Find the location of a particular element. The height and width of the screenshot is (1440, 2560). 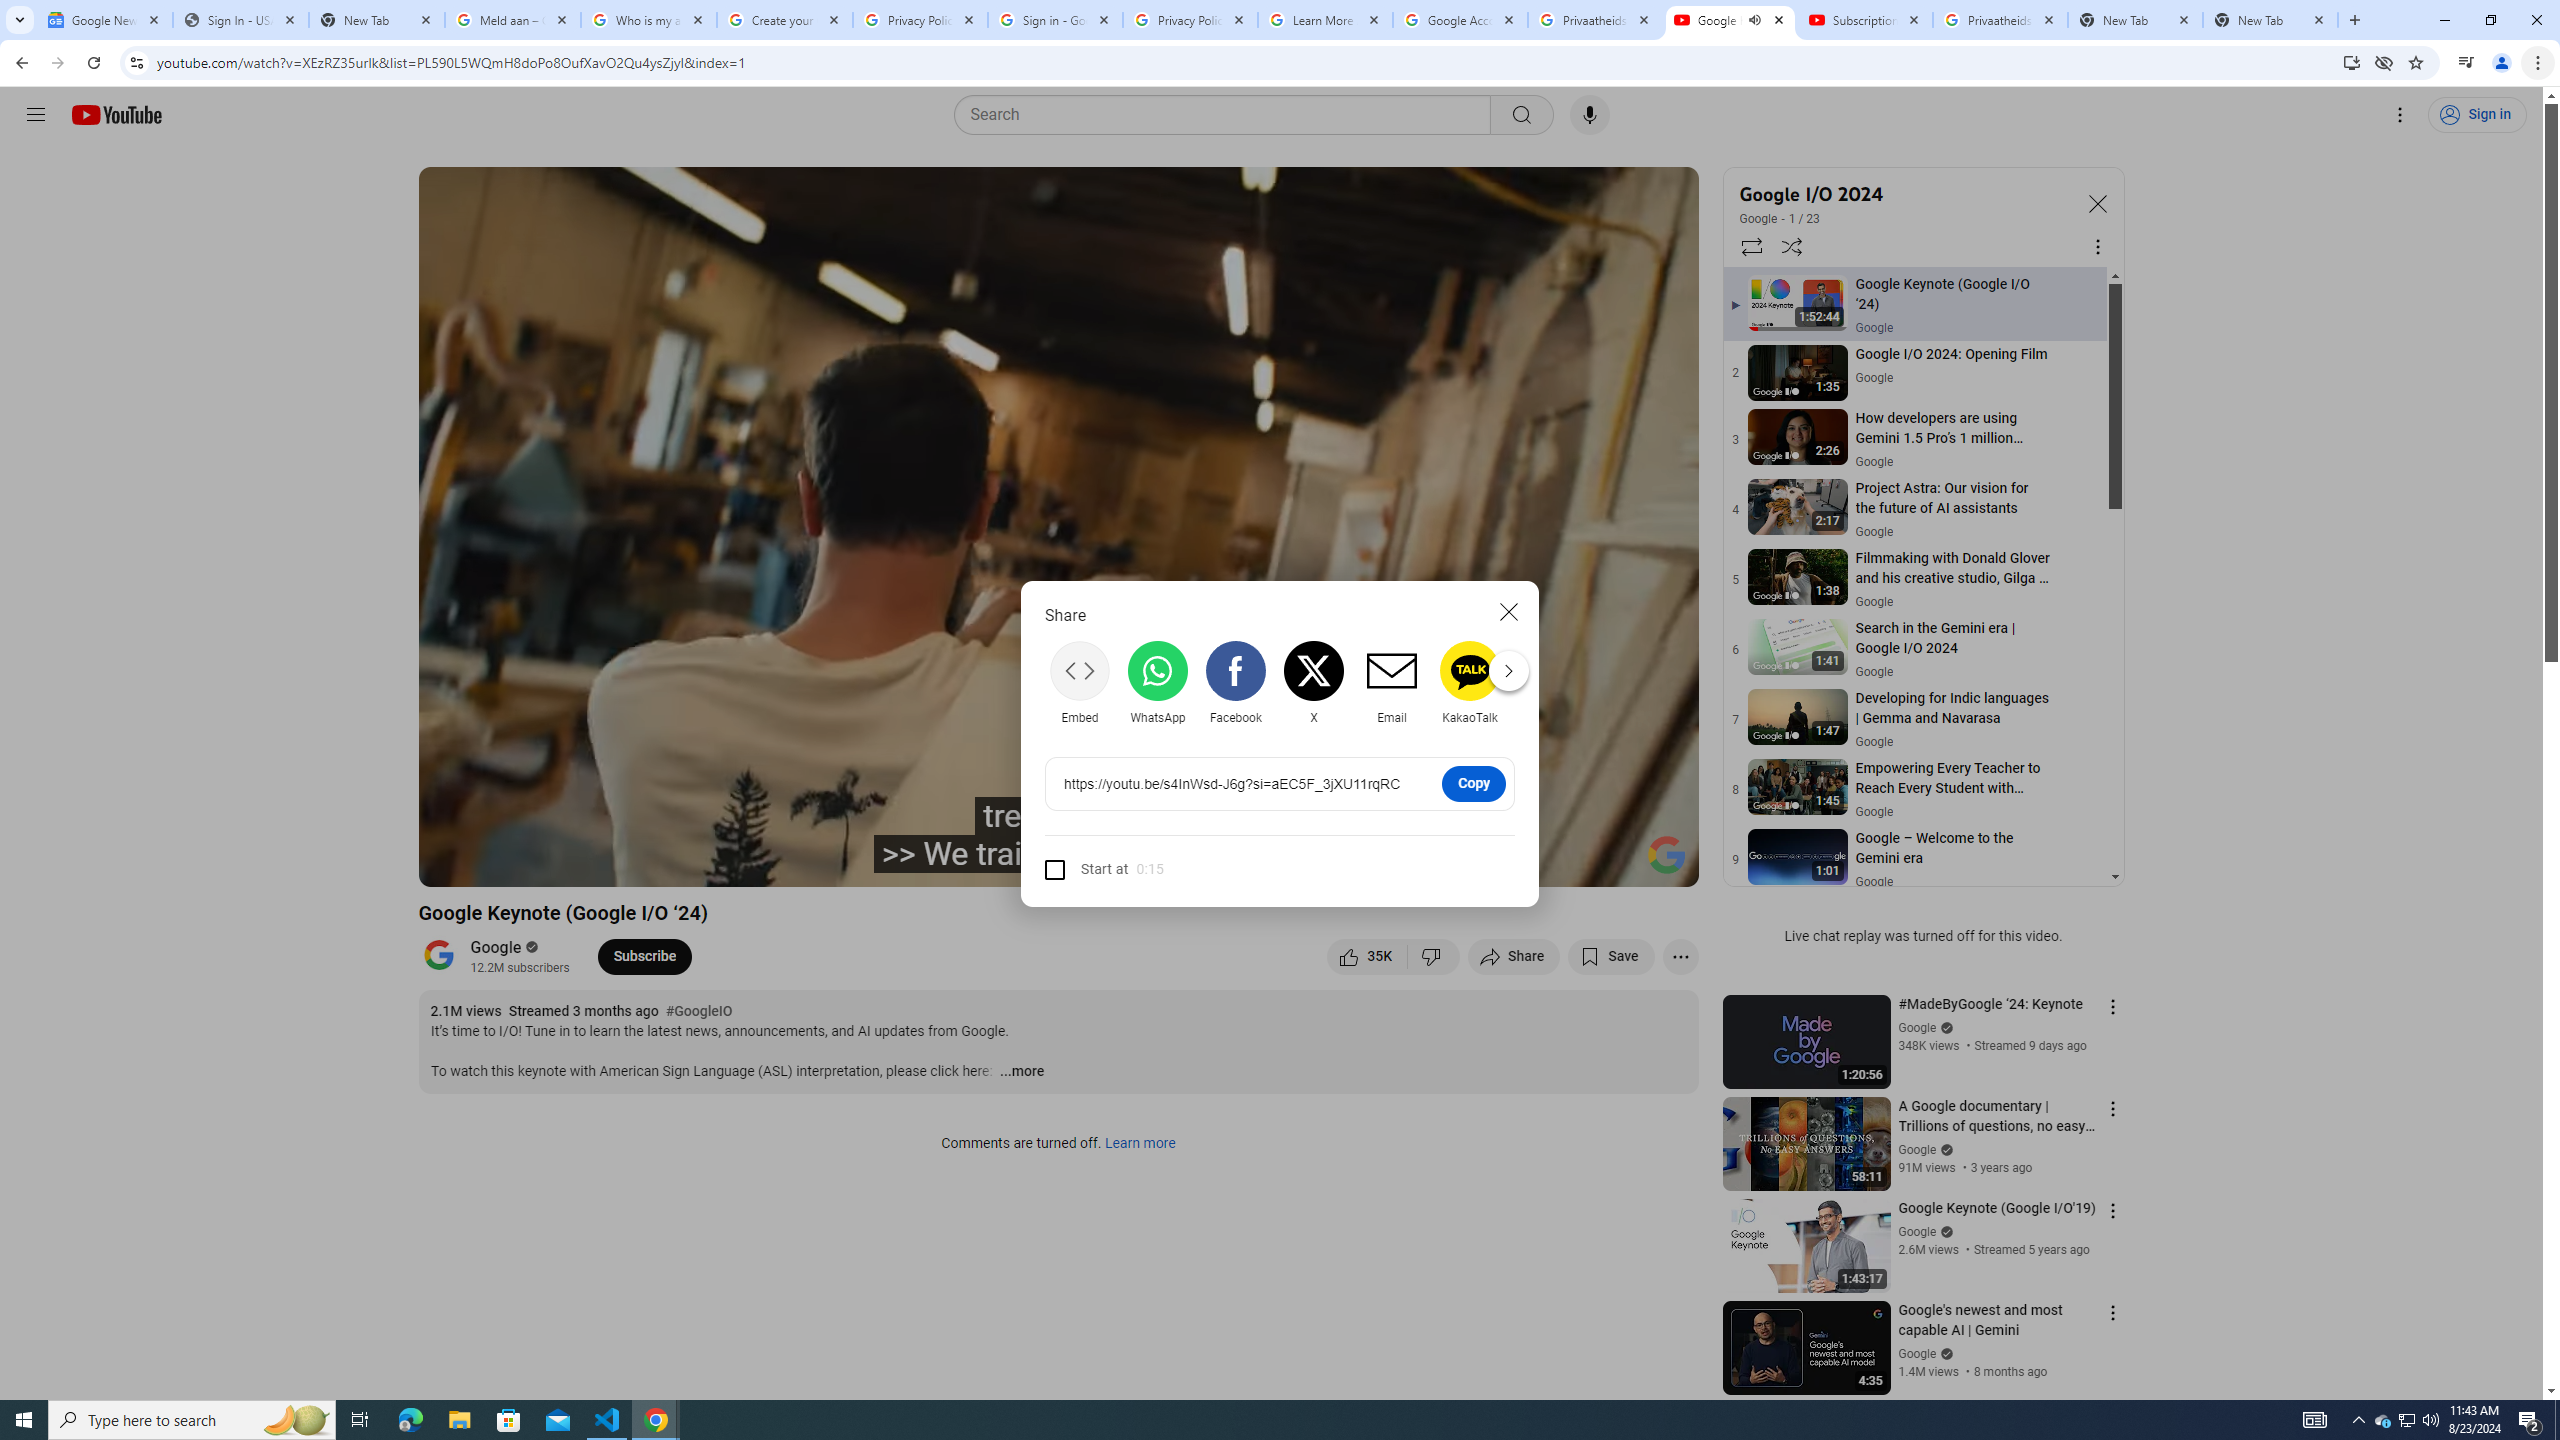

'Facebook' is located at coordinates (1235, 681).